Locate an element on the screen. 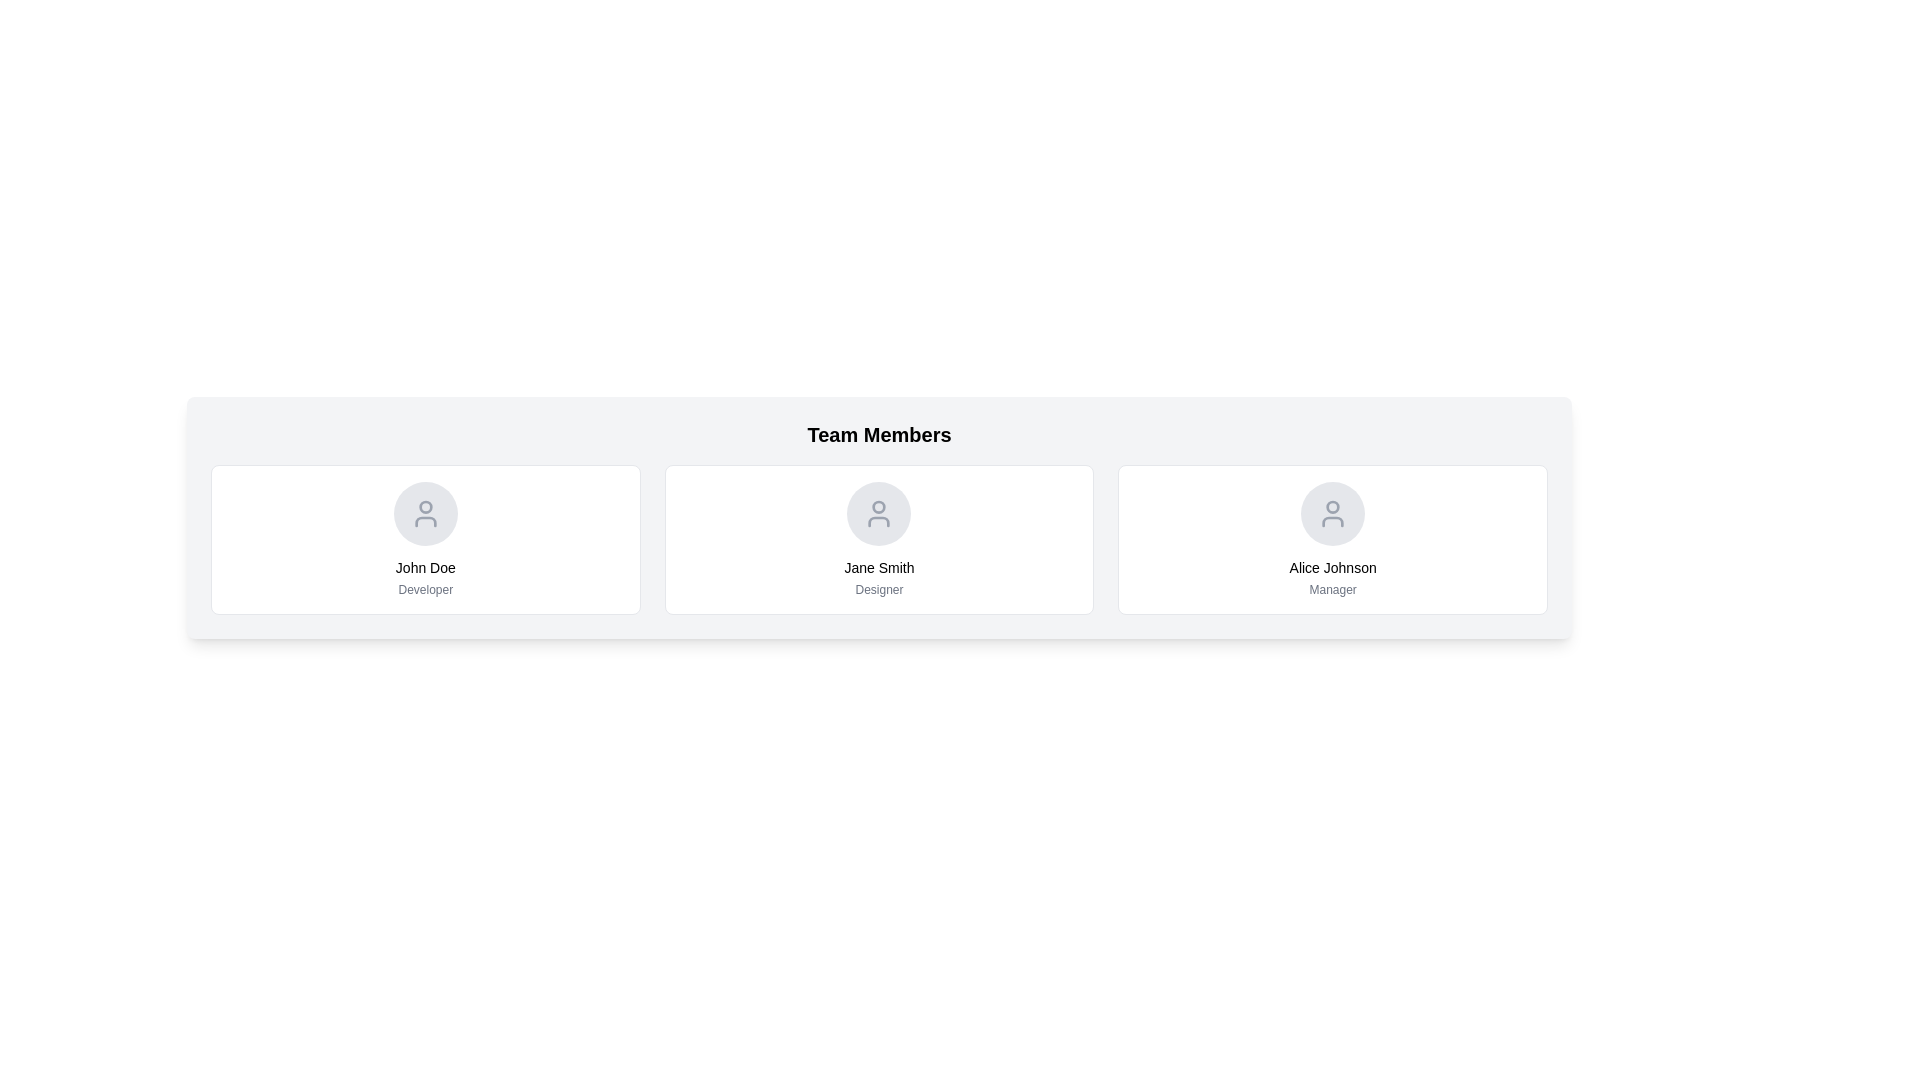 The image size is (1920, 1080). the user profile icon representing Alice Johnson, which is located within the circular background of the third team member card is located at coordinates (1333, 512).